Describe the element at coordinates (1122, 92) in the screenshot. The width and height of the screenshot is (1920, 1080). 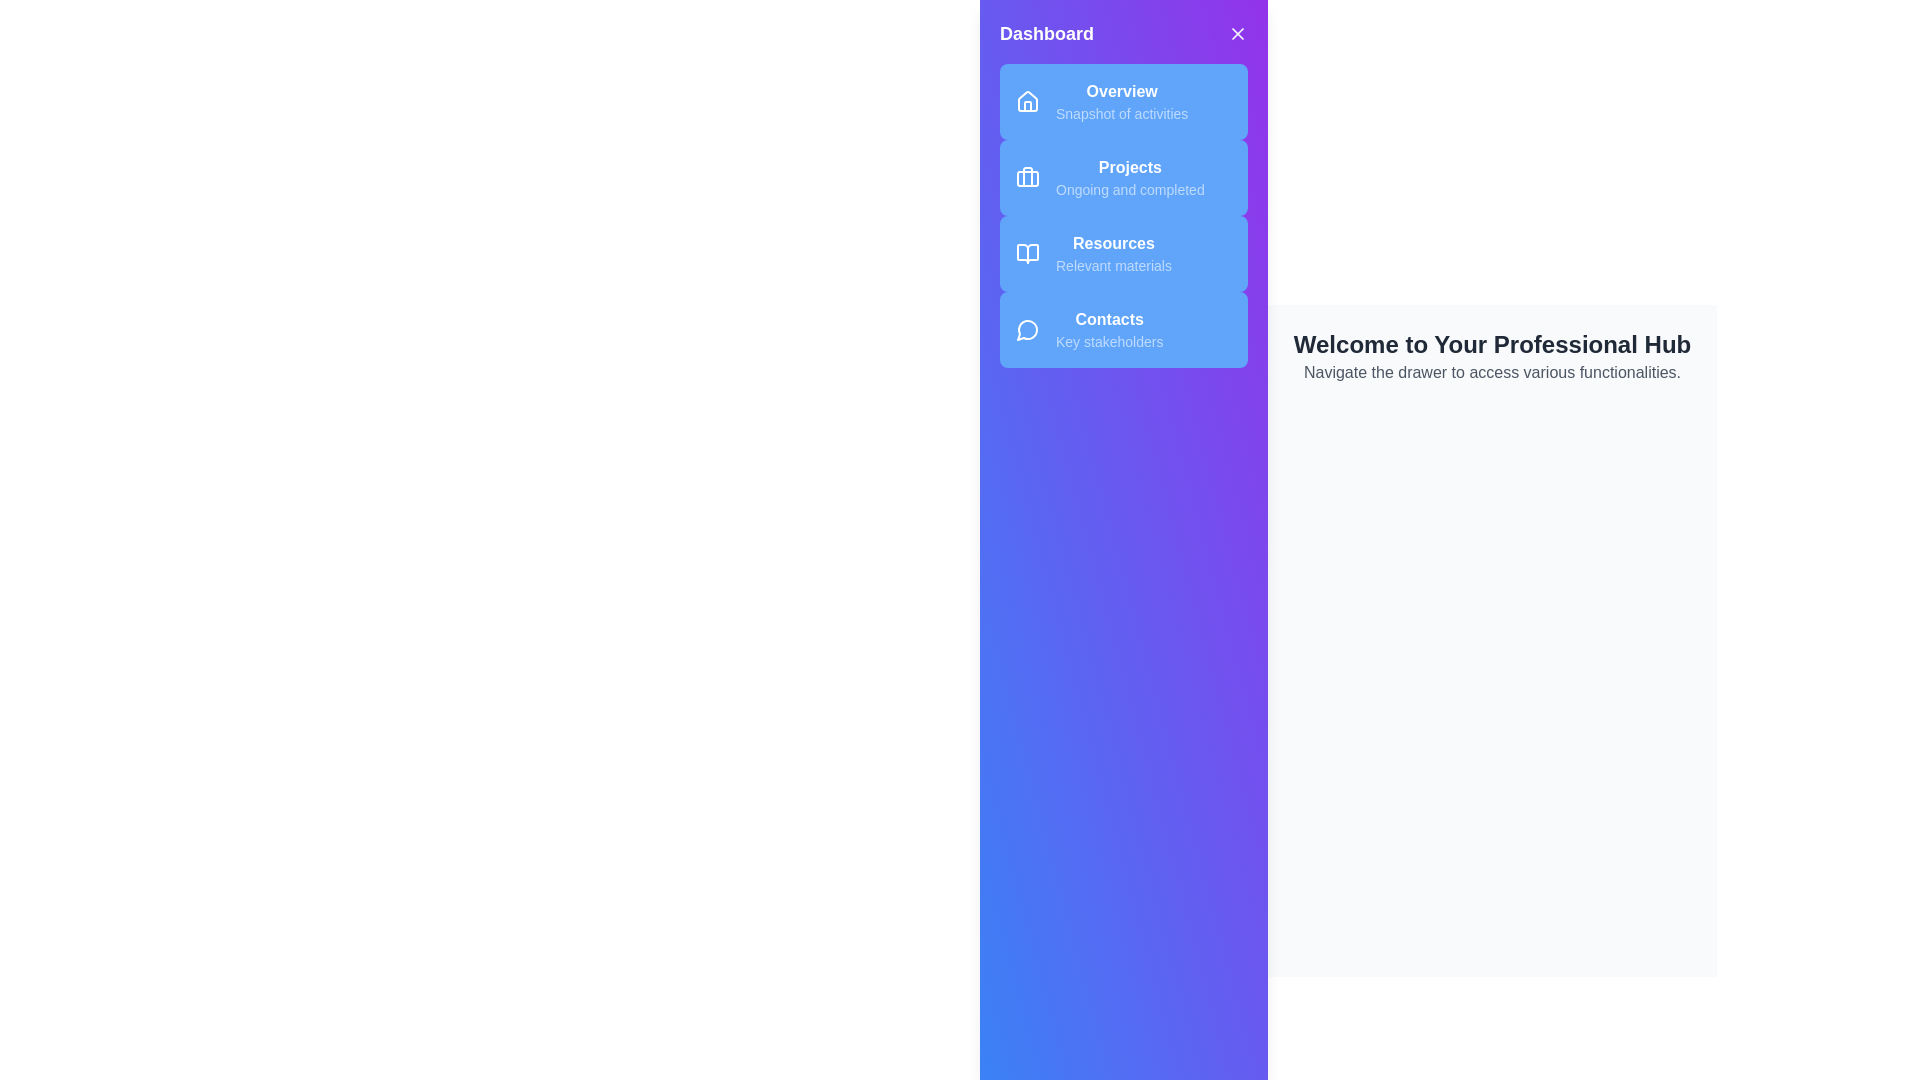
I see `the text element labeled Overview to interact with it` at that location.